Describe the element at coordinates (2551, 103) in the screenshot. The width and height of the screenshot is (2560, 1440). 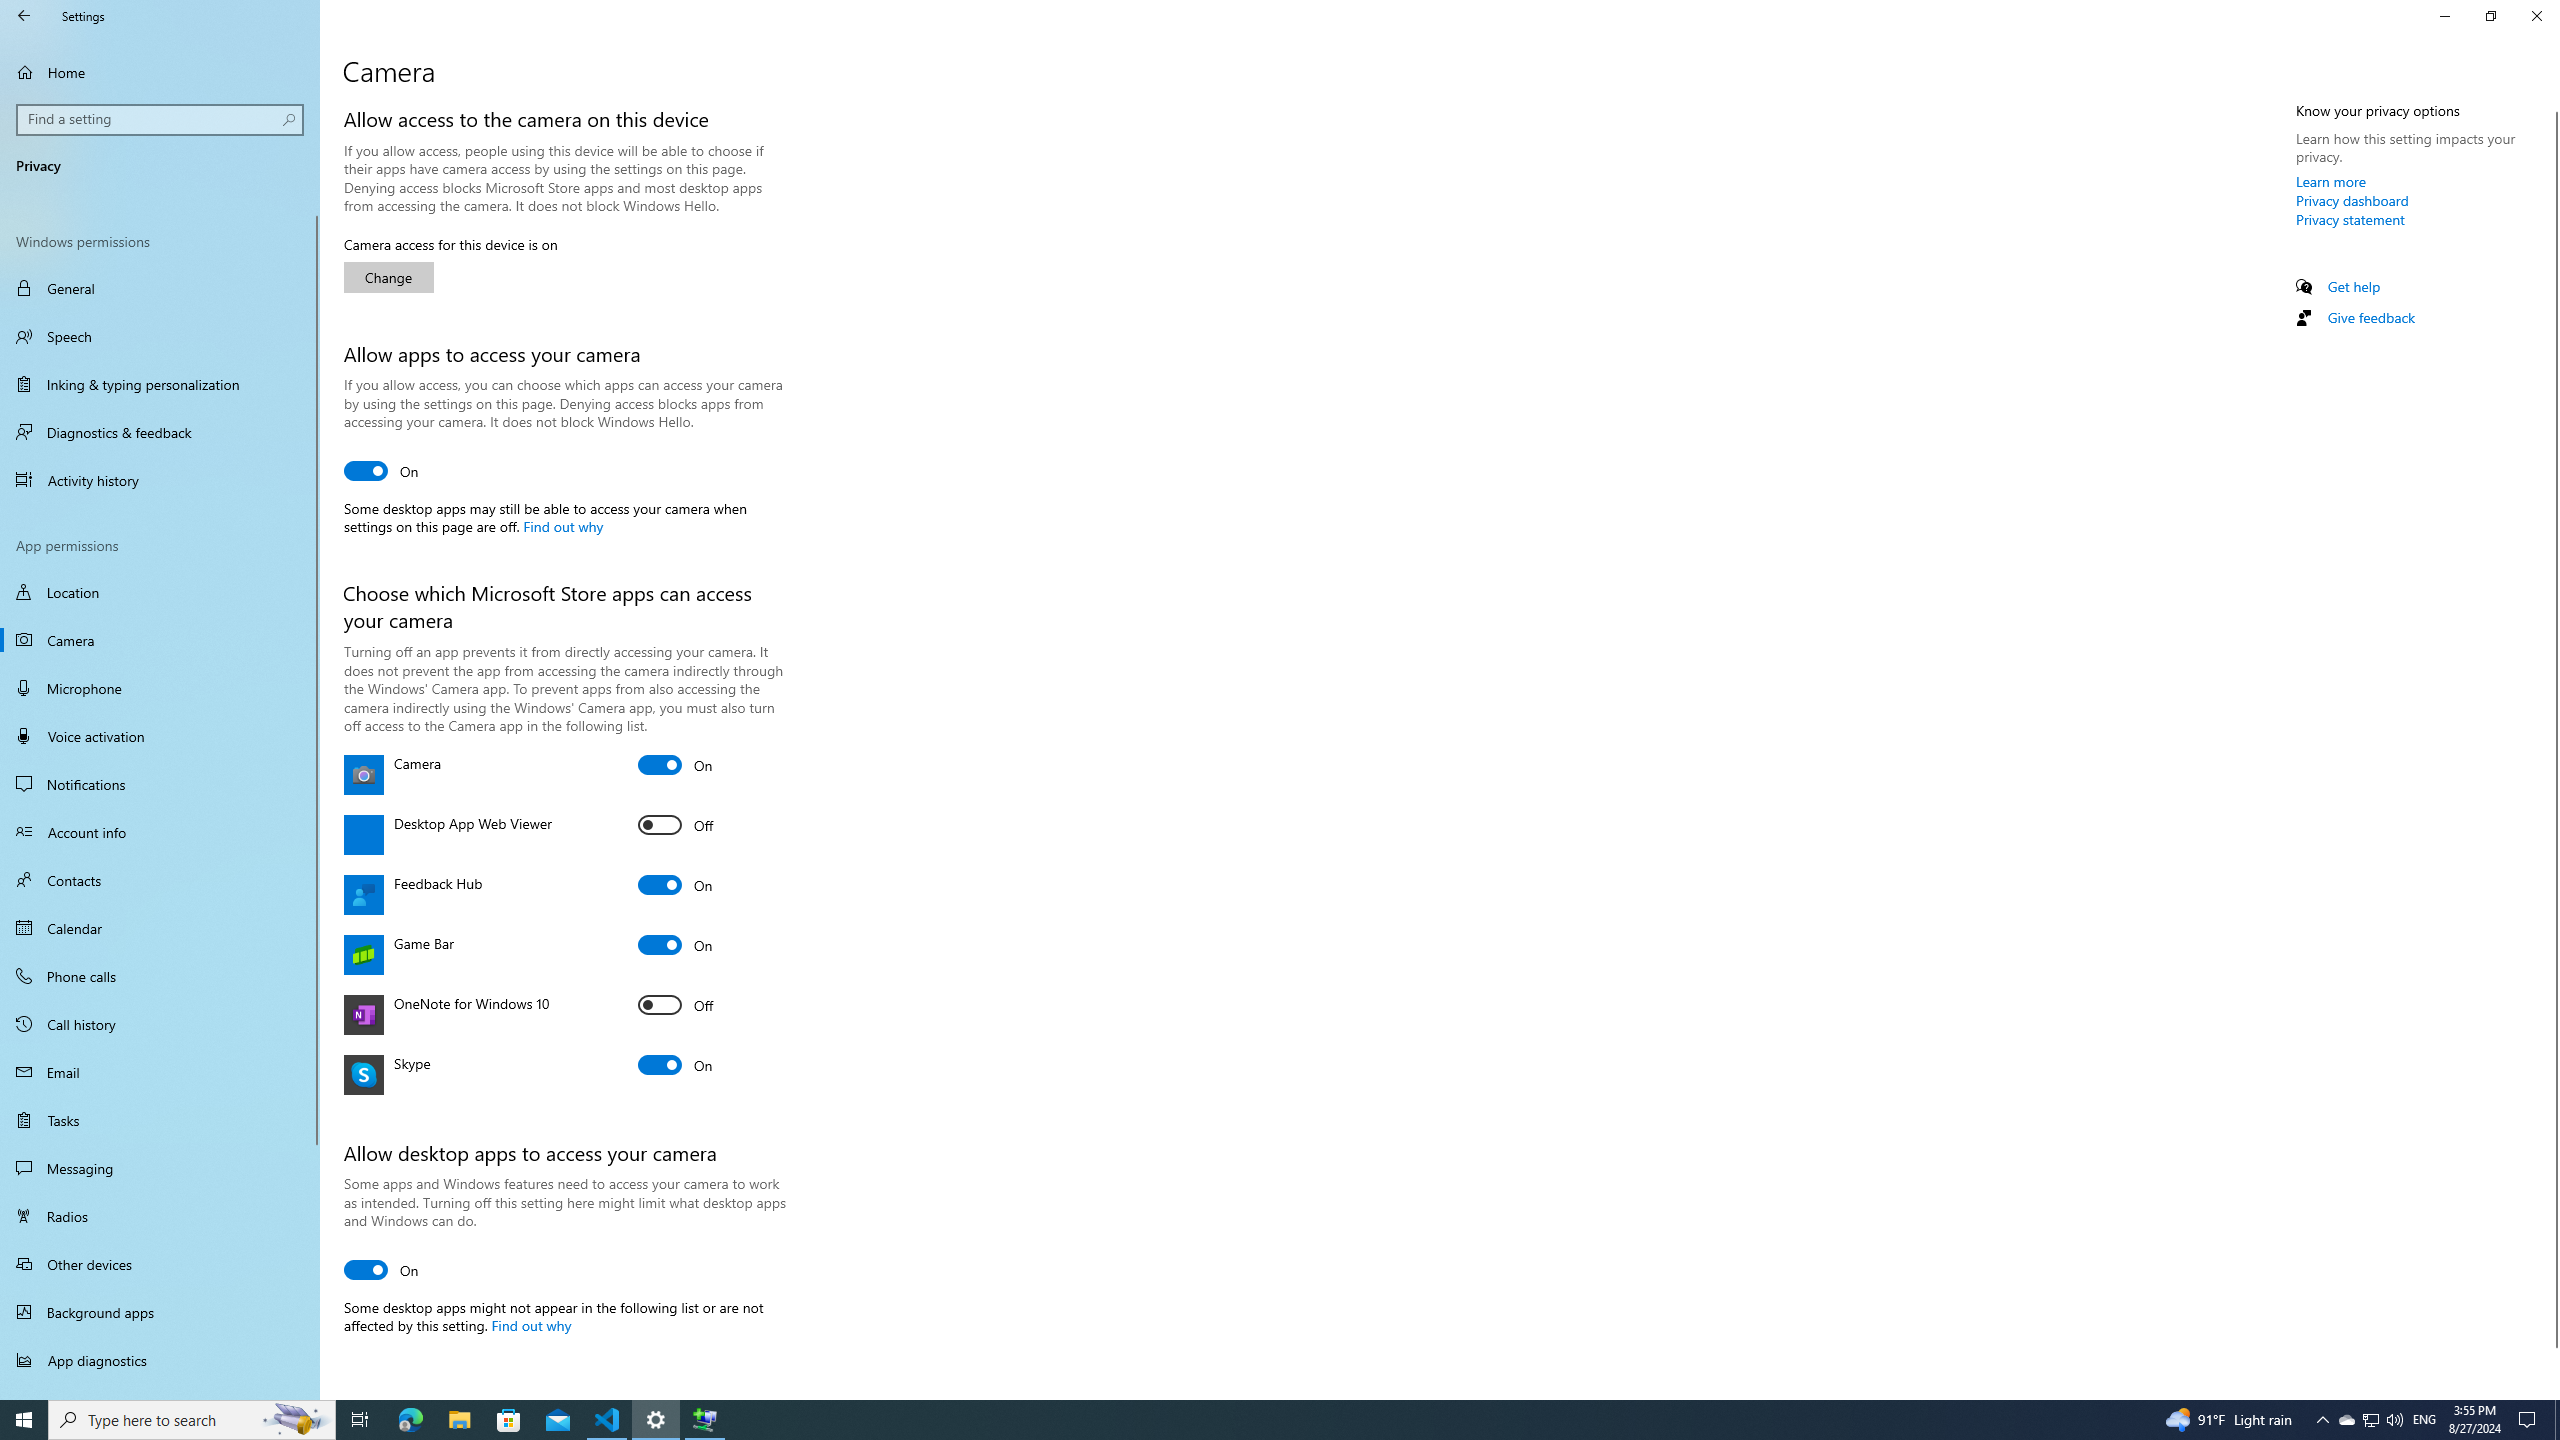
I see `'Vertical Small Decrease'` at that location.